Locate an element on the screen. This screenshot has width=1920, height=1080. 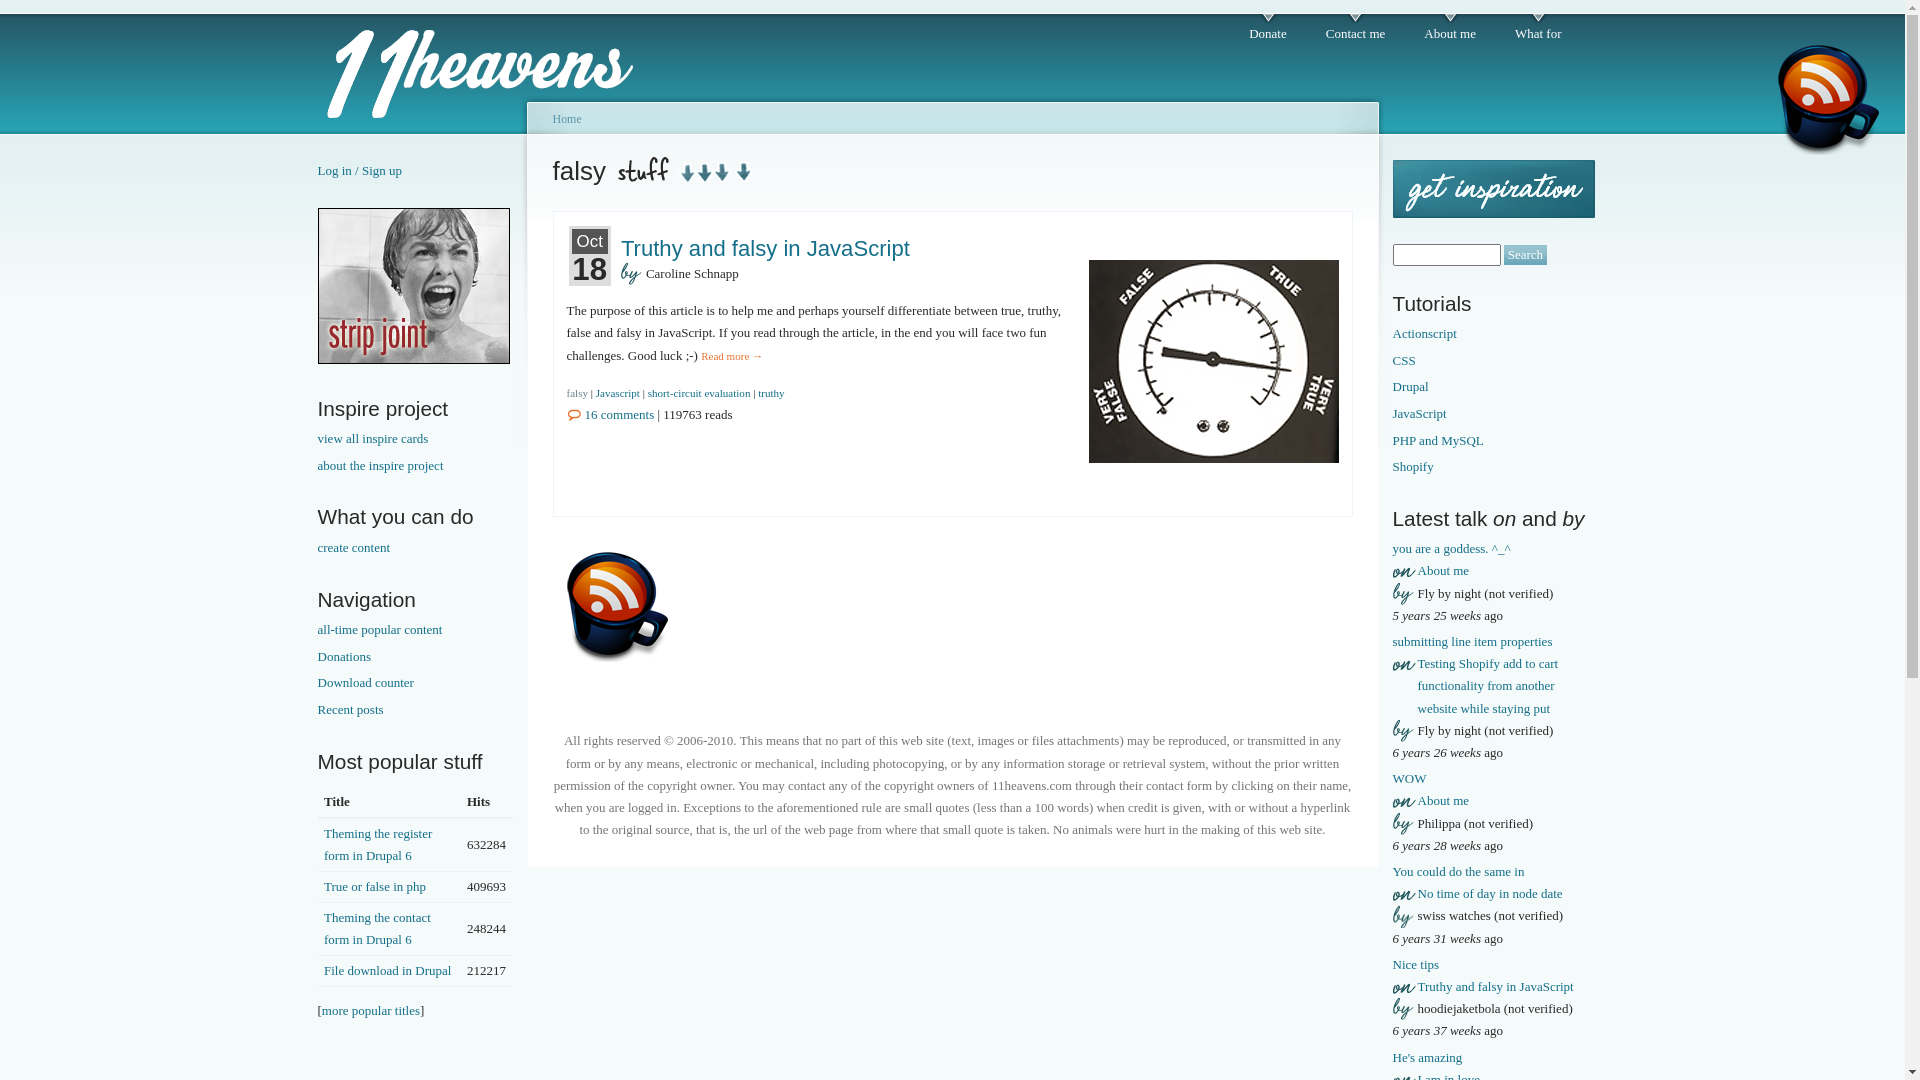
'Log in / Sign up' is located at coordinates (360, 168).